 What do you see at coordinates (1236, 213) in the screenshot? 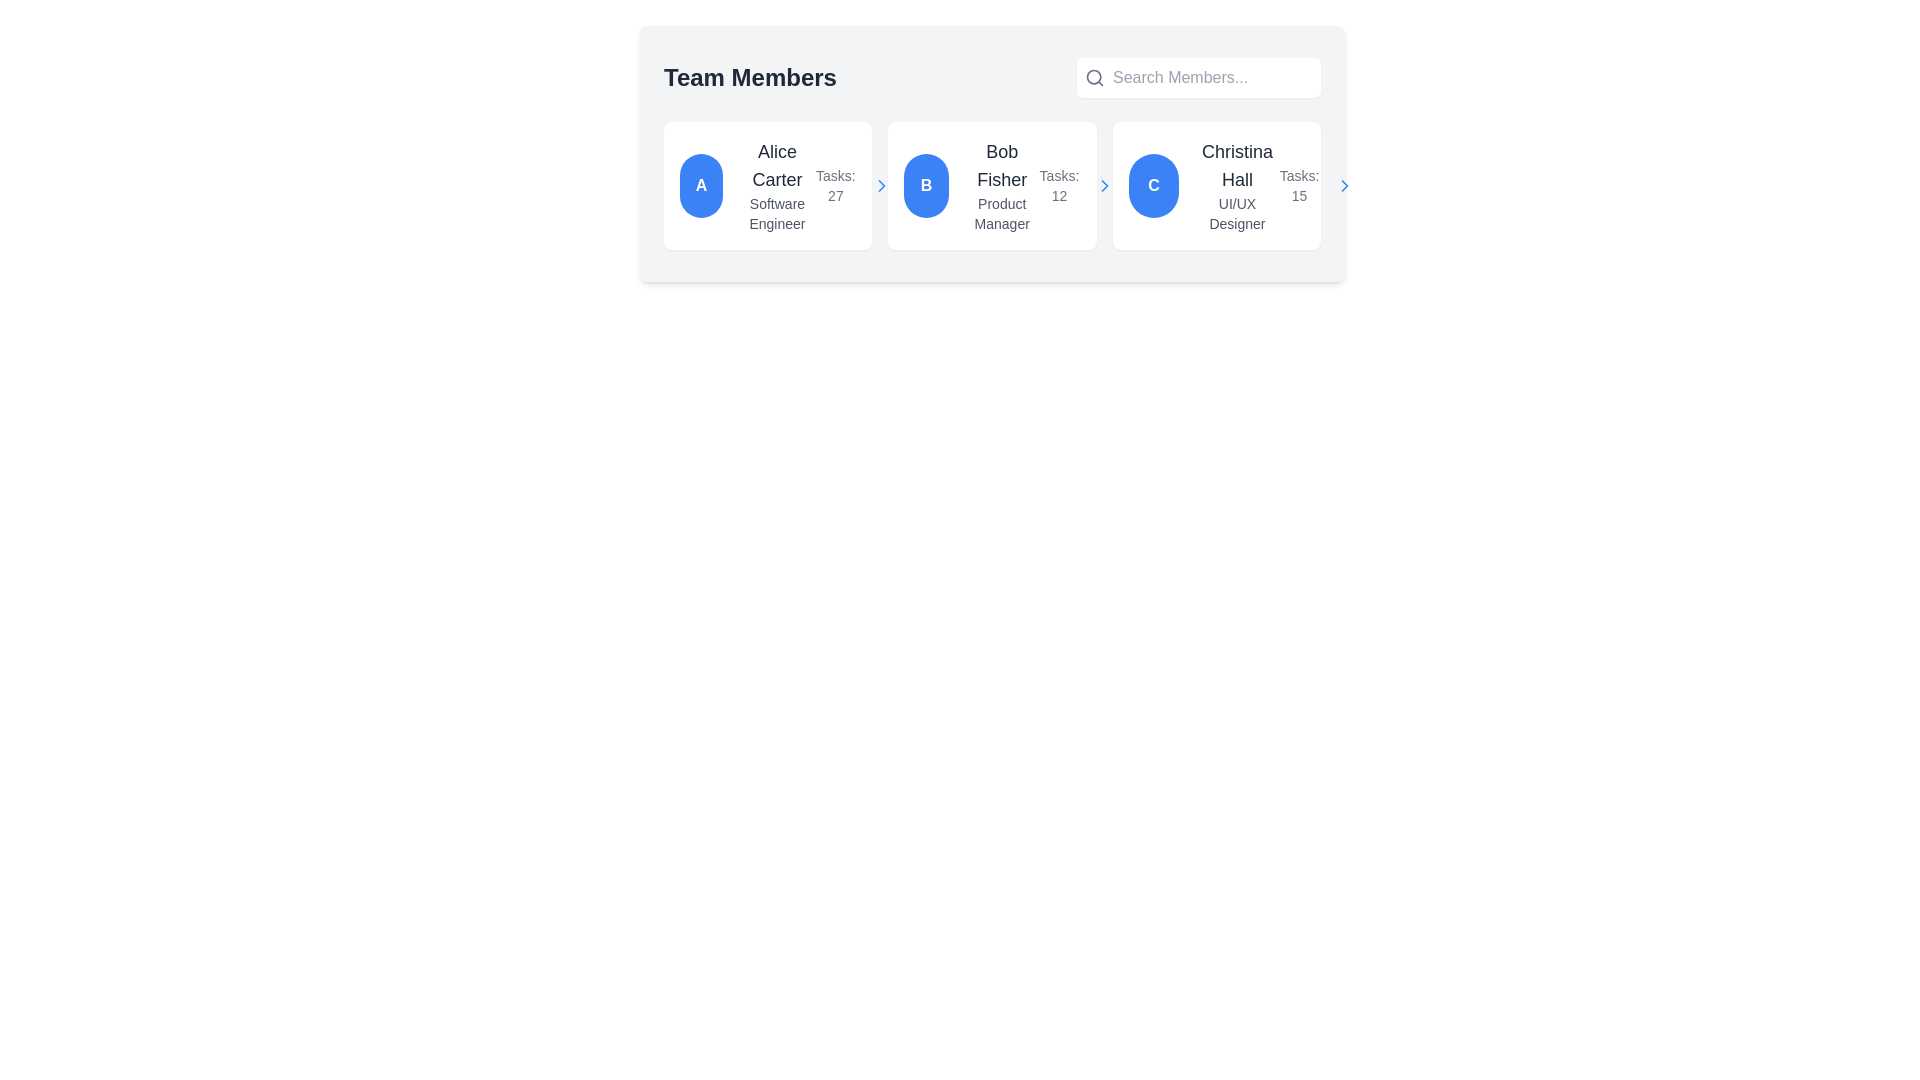
I see `role description label indicating 'UI/UX Designer' for Christina Hall, located within the profile card below the name label` at bounding box center [1236, 213].